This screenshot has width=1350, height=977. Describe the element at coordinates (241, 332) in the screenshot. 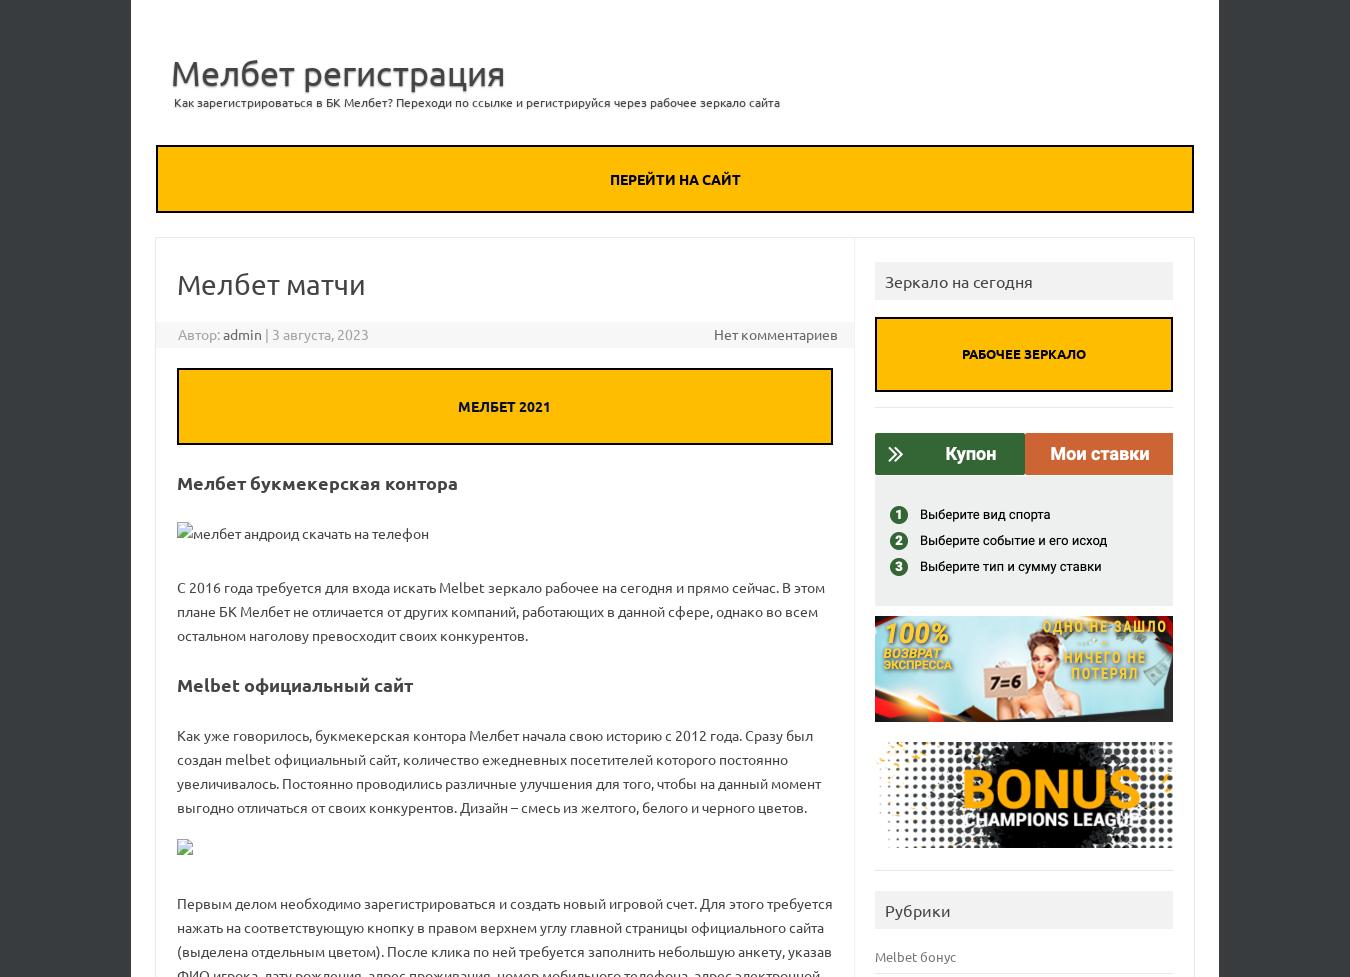

I see `'admin'` at that location.